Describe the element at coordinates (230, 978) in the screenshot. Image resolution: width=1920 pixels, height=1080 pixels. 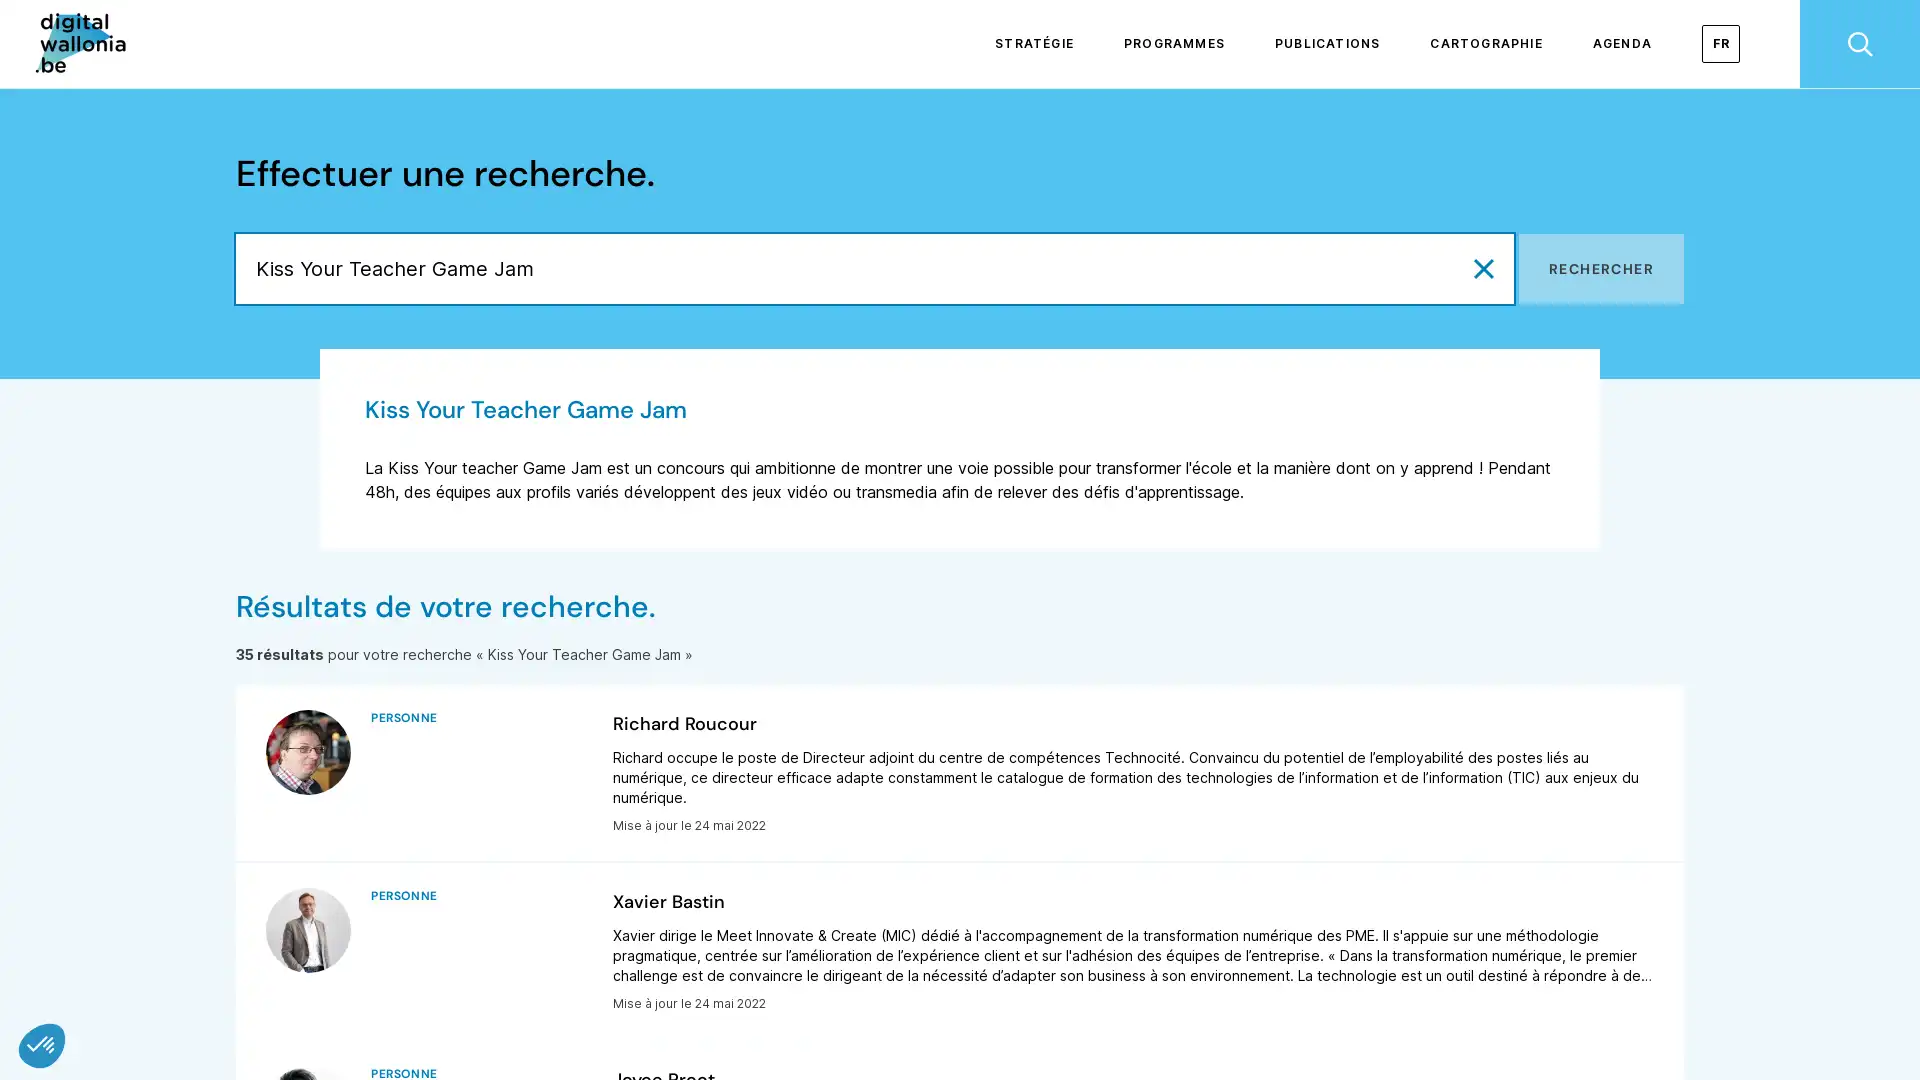
I see `Je choisis` at that location.